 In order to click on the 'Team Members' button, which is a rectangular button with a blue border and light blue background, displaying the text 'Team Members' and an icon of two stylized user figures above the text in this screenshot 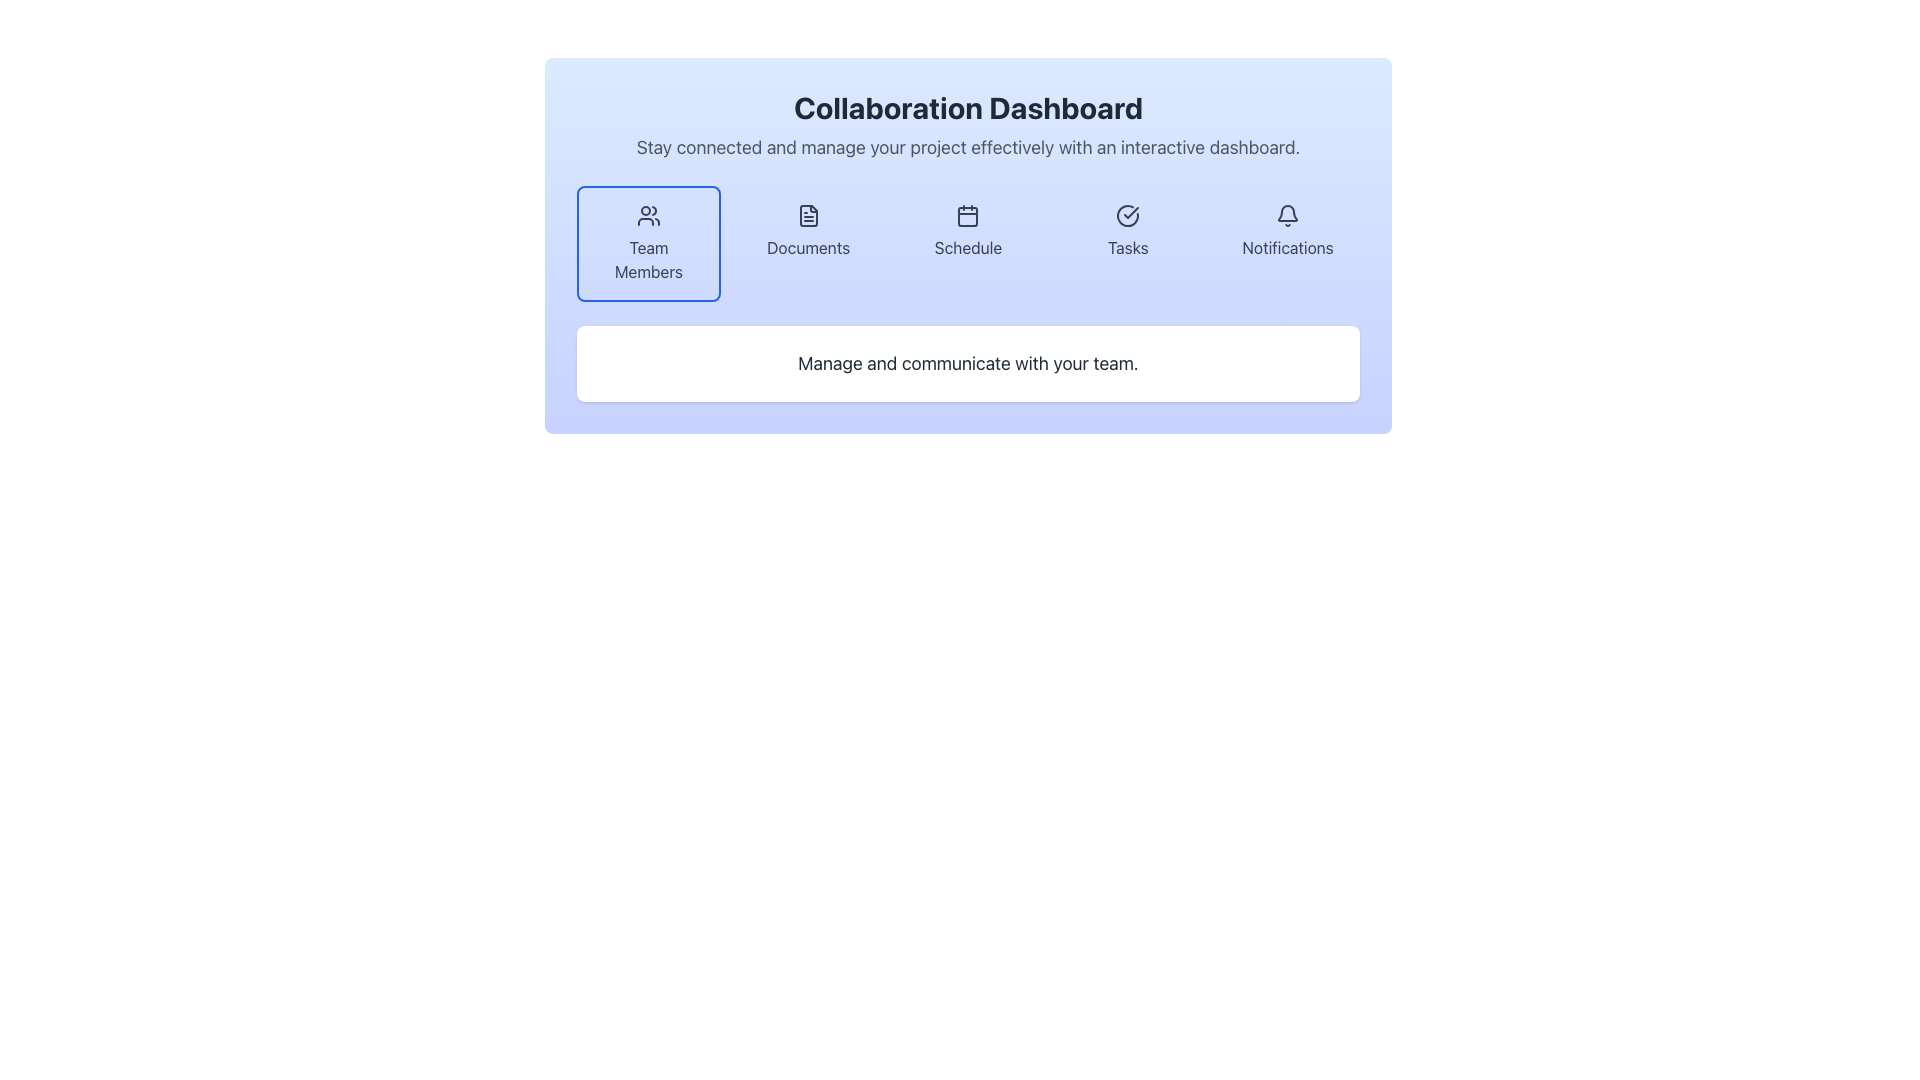, I will do `click(648, 242)`.